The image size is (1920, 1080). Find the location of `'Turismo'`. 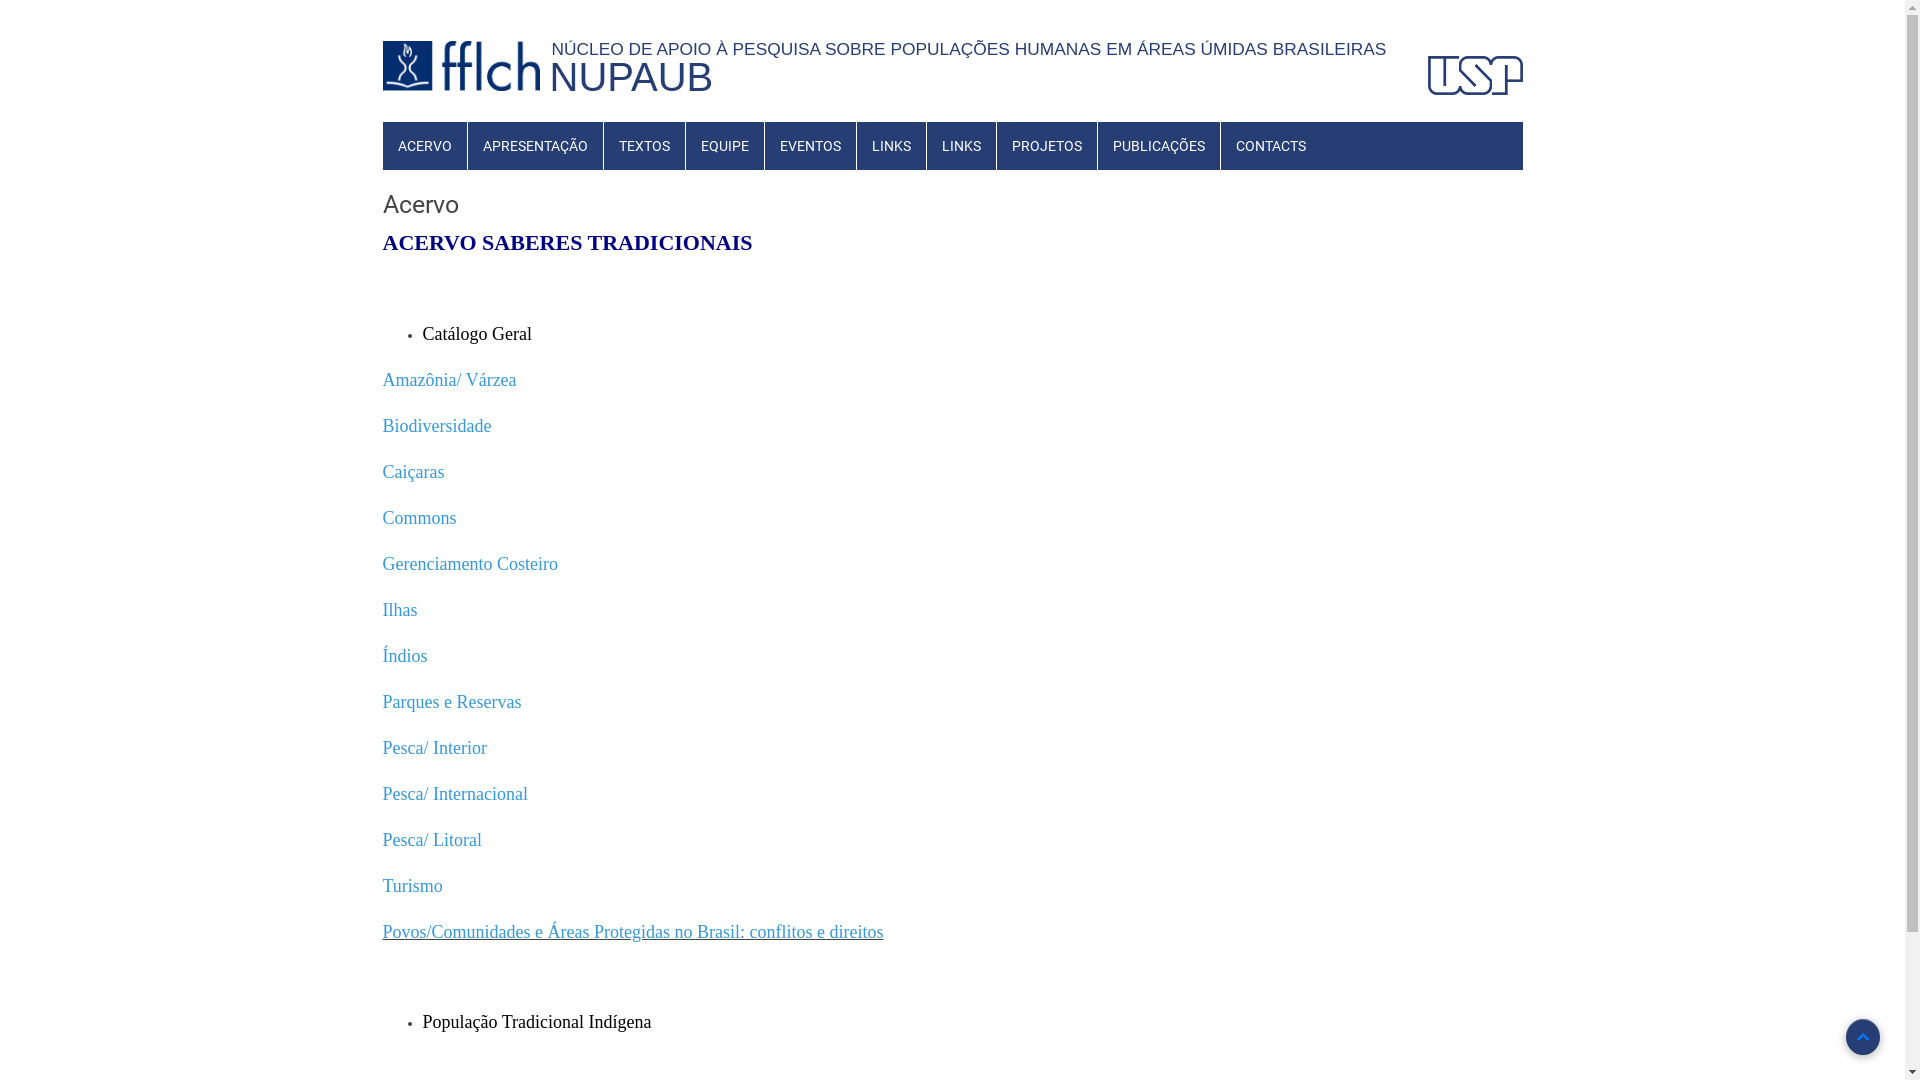

'Turismo' is located at coordinates (411, 885).